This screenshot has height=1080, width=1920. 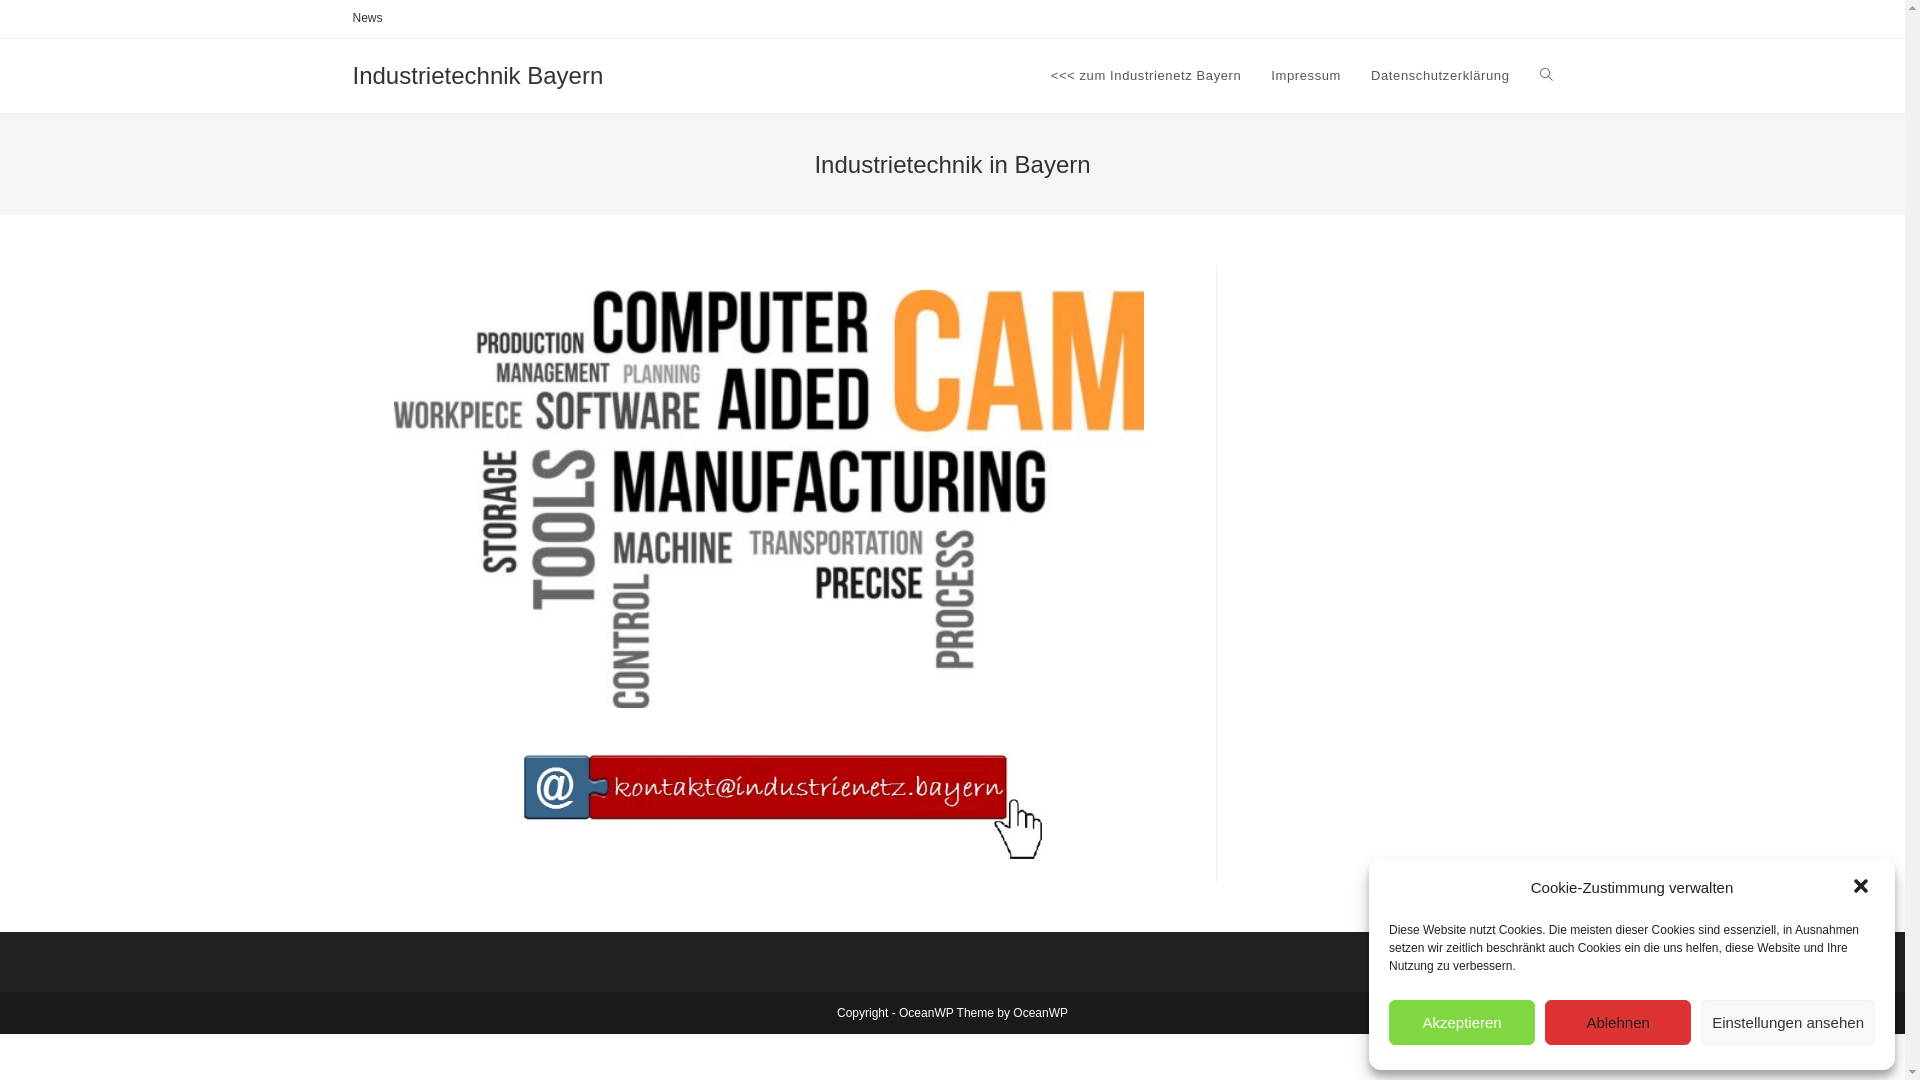 I want to click on 'Einstellungen ansehen', so click(x=1788, y=1022).